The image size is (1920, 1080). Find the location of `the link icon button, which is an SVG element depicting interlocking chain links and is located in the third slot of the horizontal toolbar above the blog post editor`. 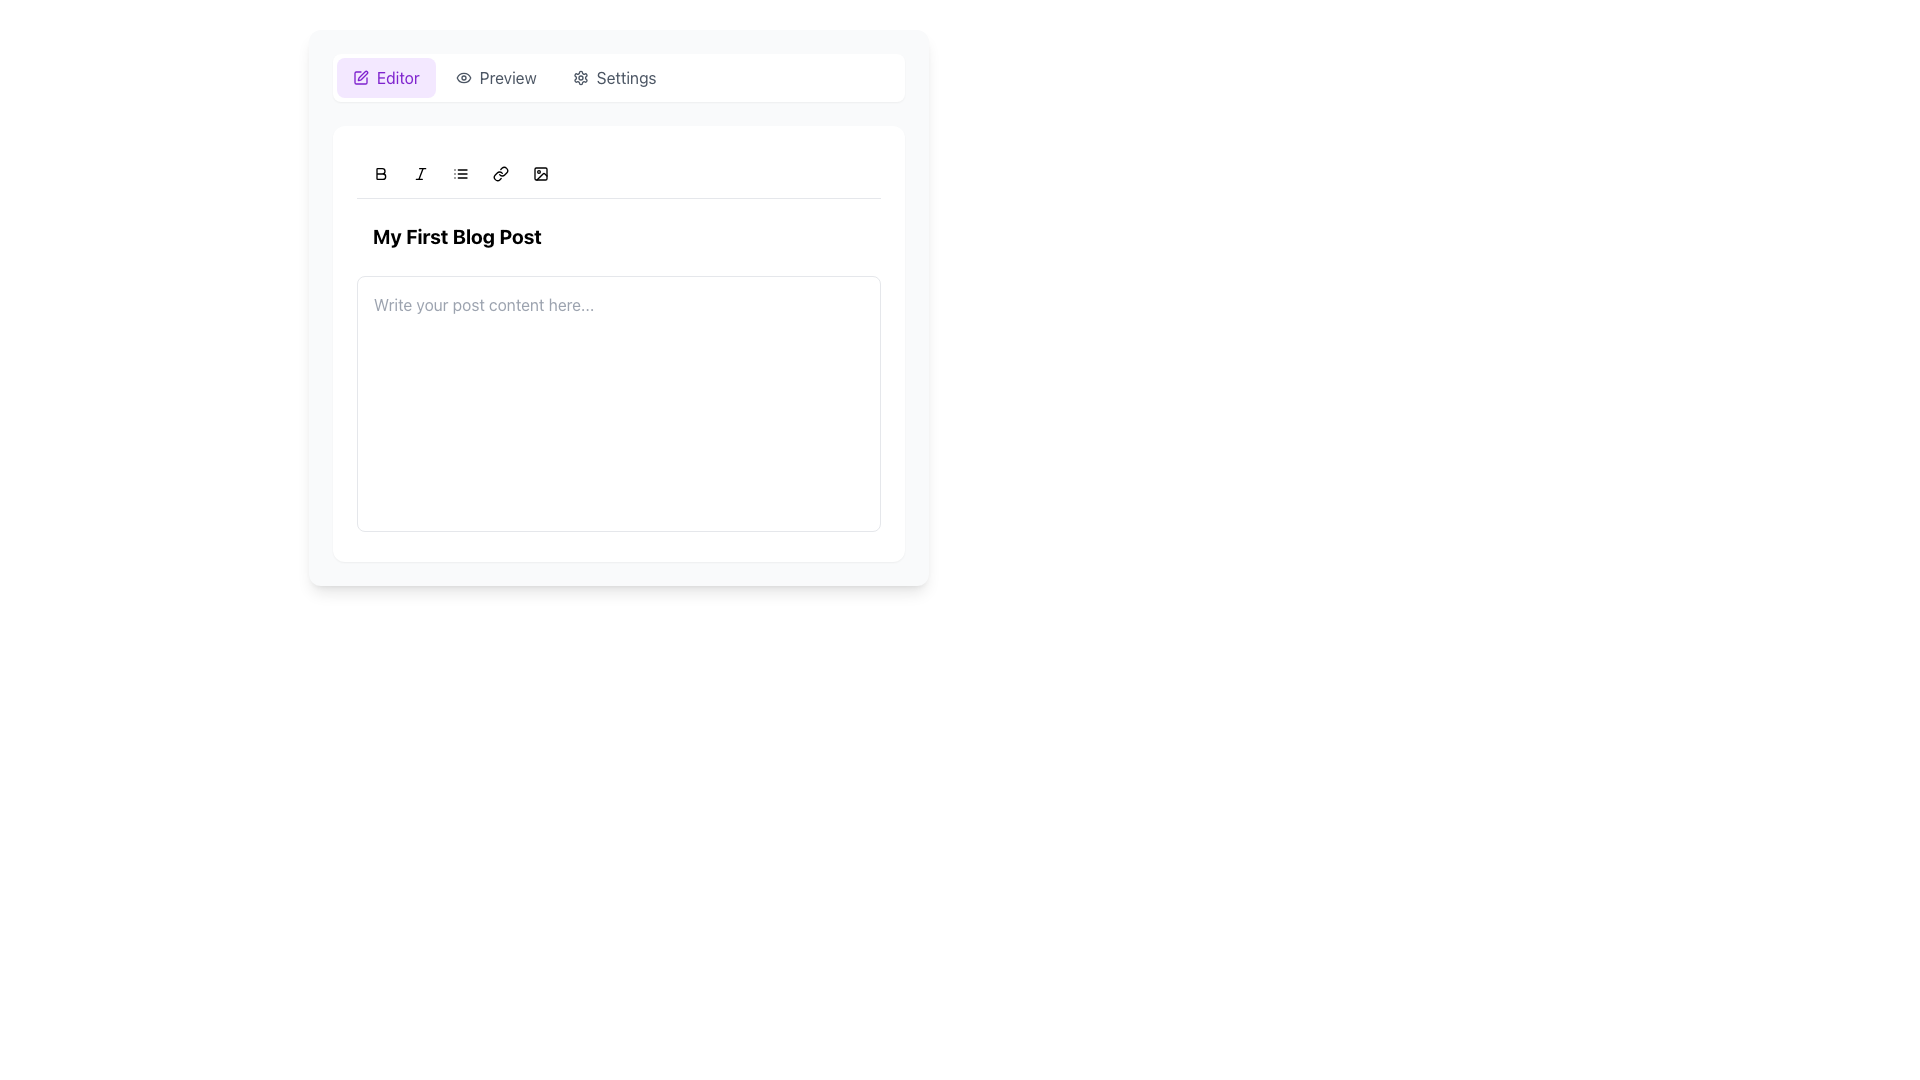

the link icon button, which is an SVG element depicting interlocking chain links and is located in the third slot of the horizontal toolbar above the blog post editor is located at coordinates (500, 172).